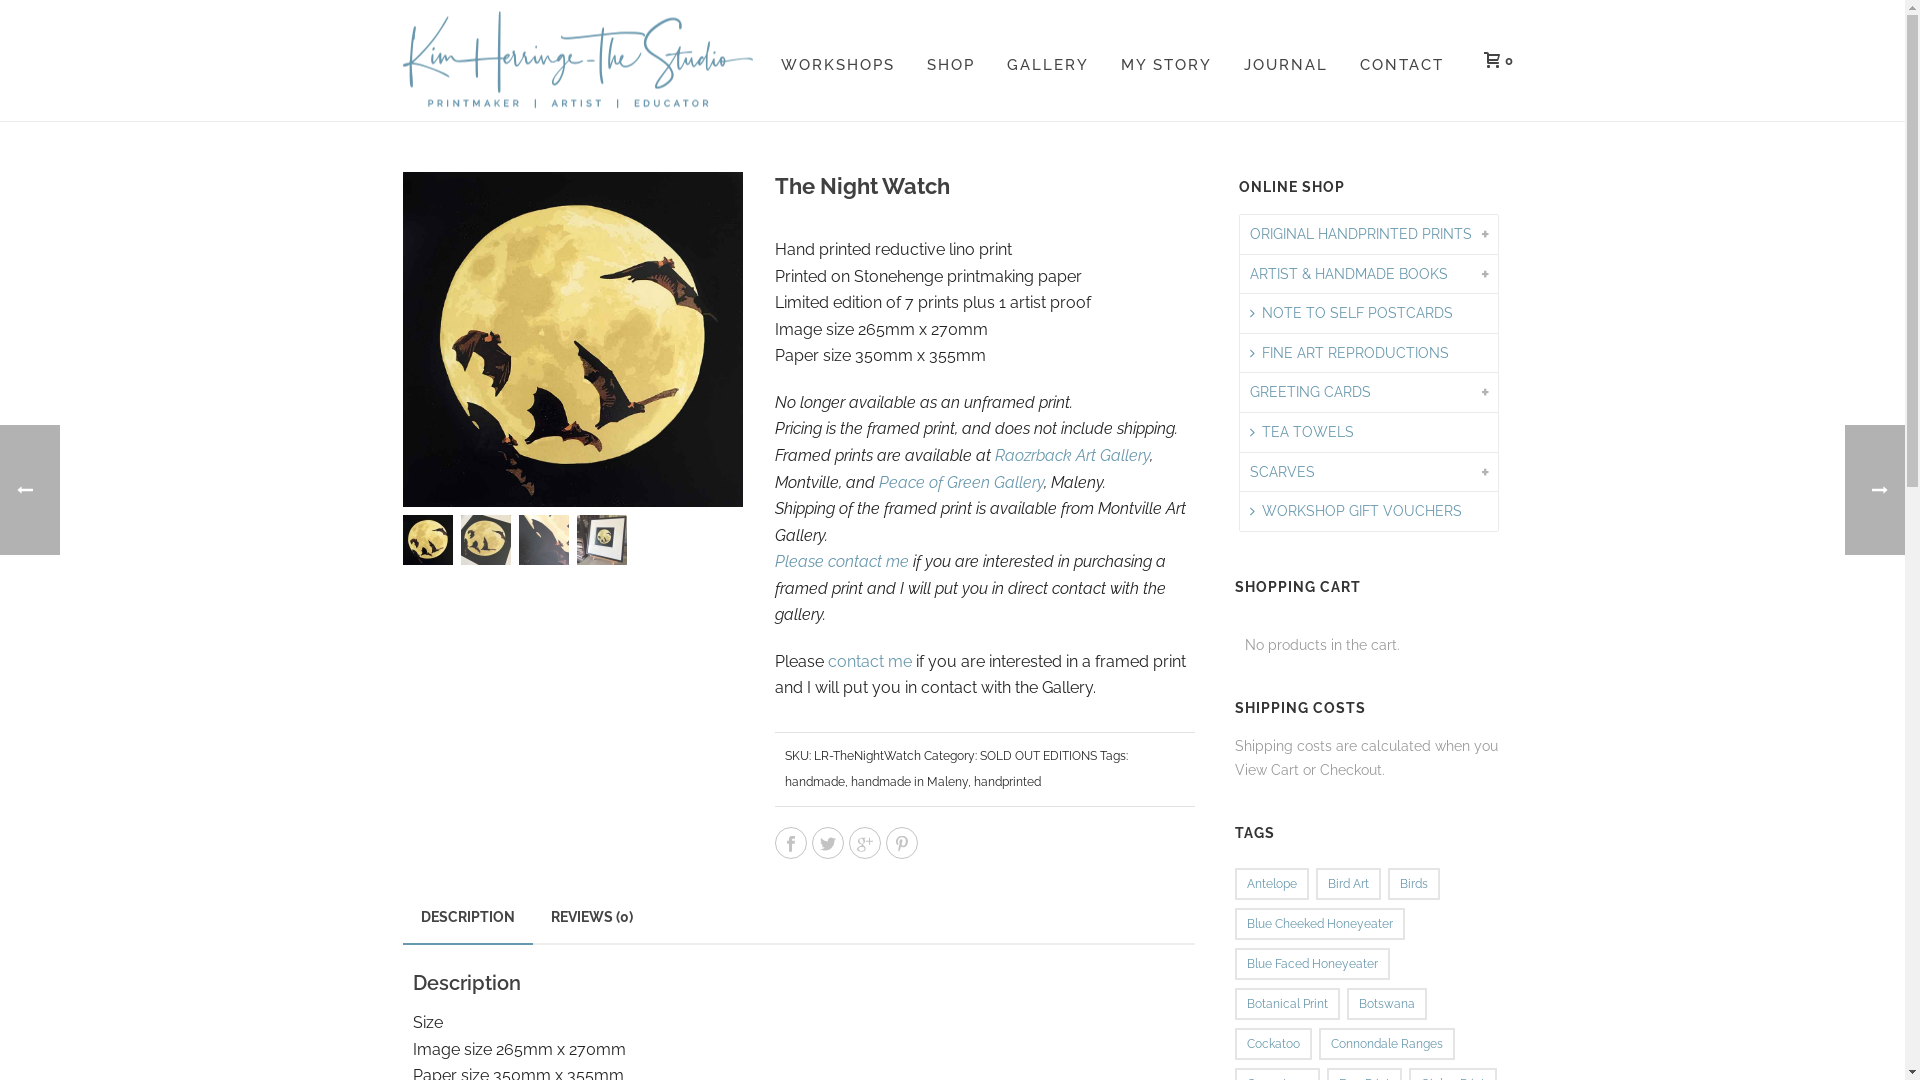 Image resolution: width=1920 pixels, height=1080 pixels. I want to click on 'Blue Faced Honeyeater', so click(1312, 963).